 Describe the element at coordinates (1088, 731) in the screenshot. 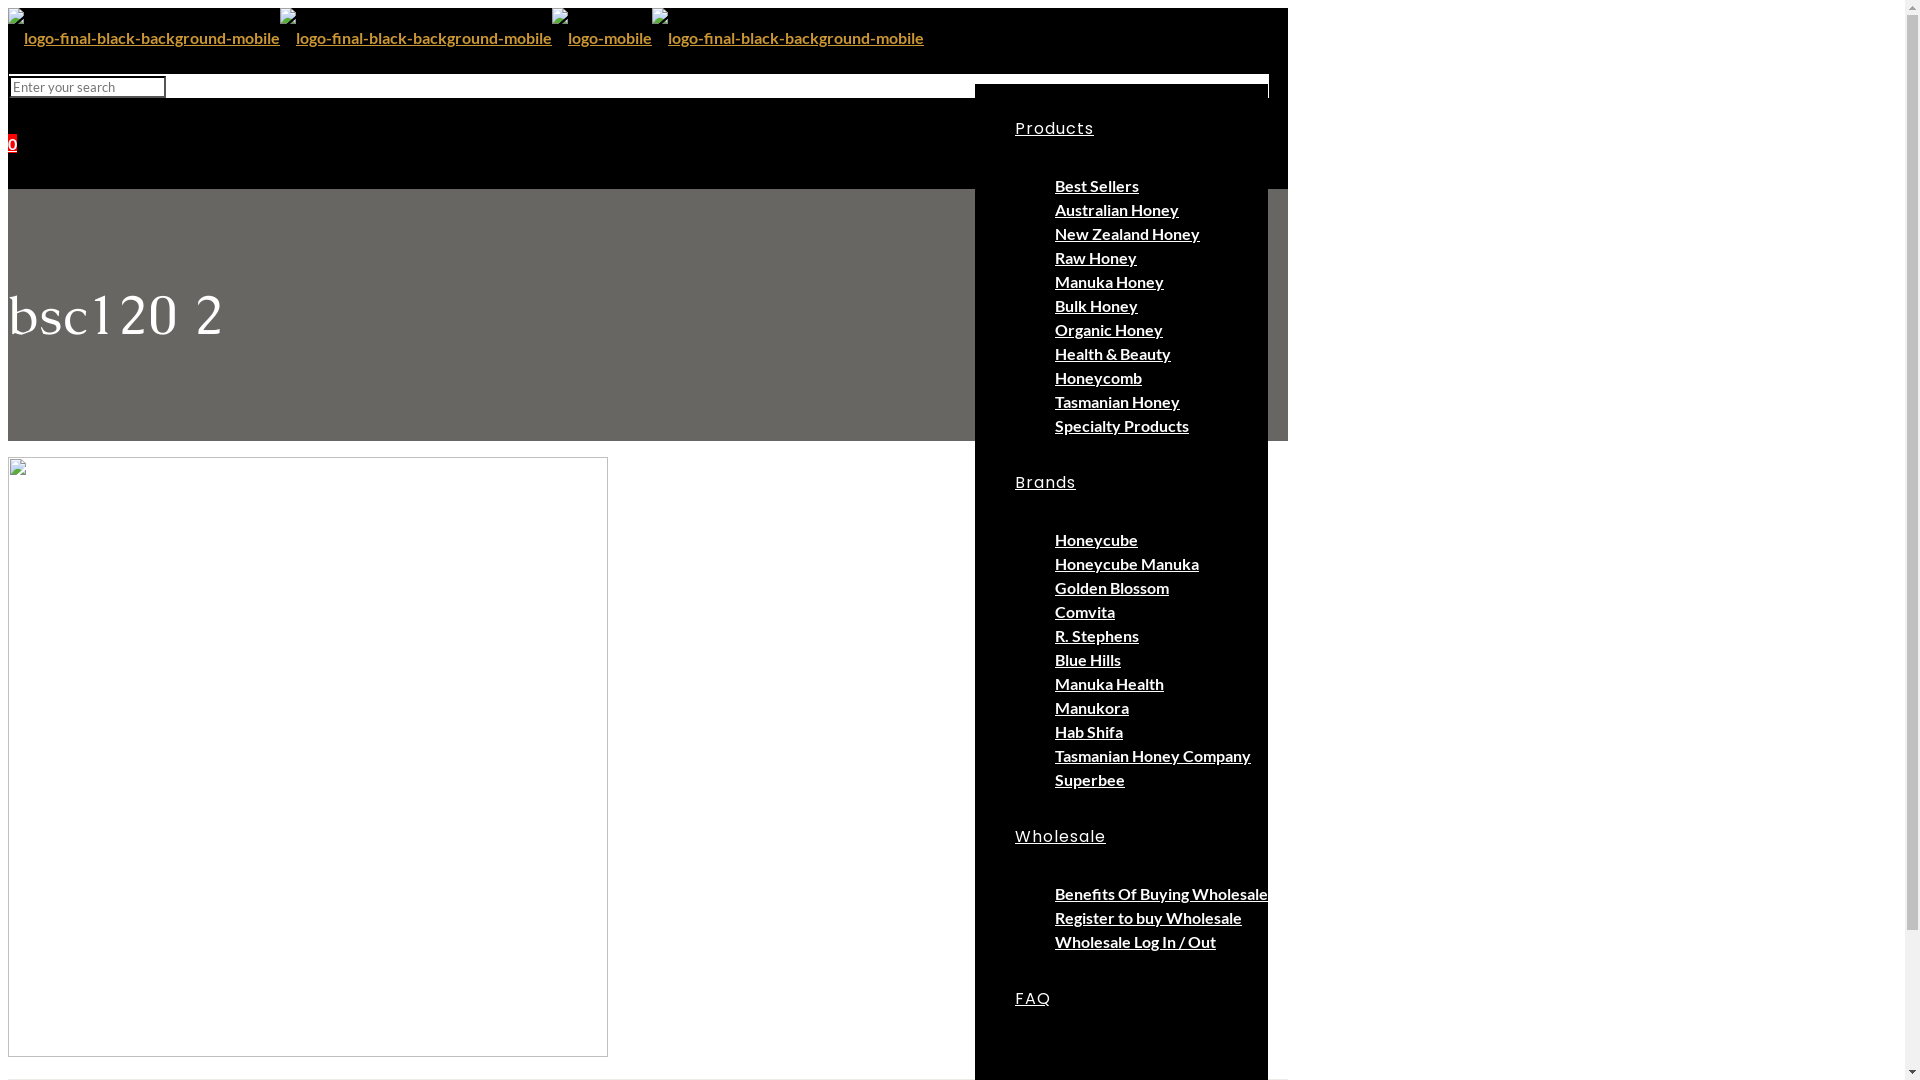

I see `'Hab Shifa'` at that location.